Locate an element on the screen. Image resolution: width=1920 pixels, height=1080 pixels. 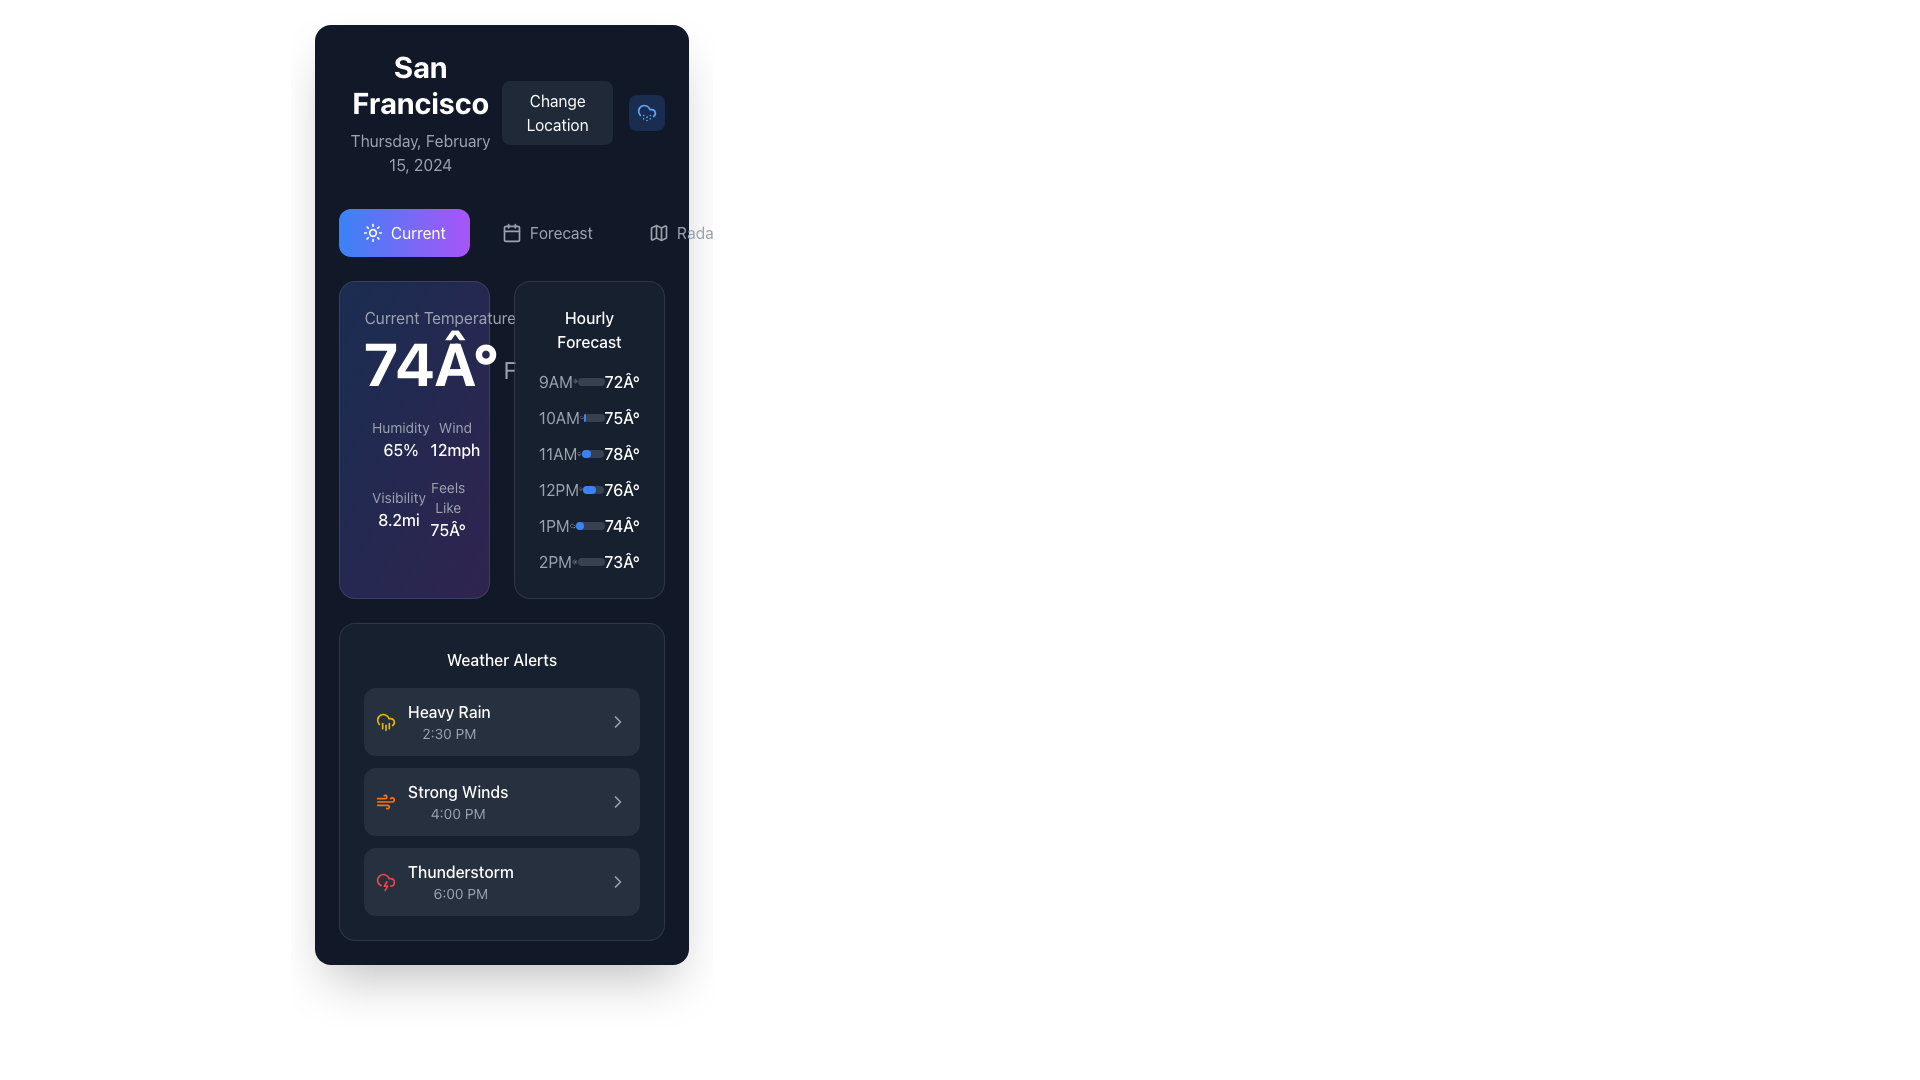
the width of the progress bar located in the 'Hourly Forecast' section between the time text '1PM' and the temperature '74°' is located at coordinates (589, 524).